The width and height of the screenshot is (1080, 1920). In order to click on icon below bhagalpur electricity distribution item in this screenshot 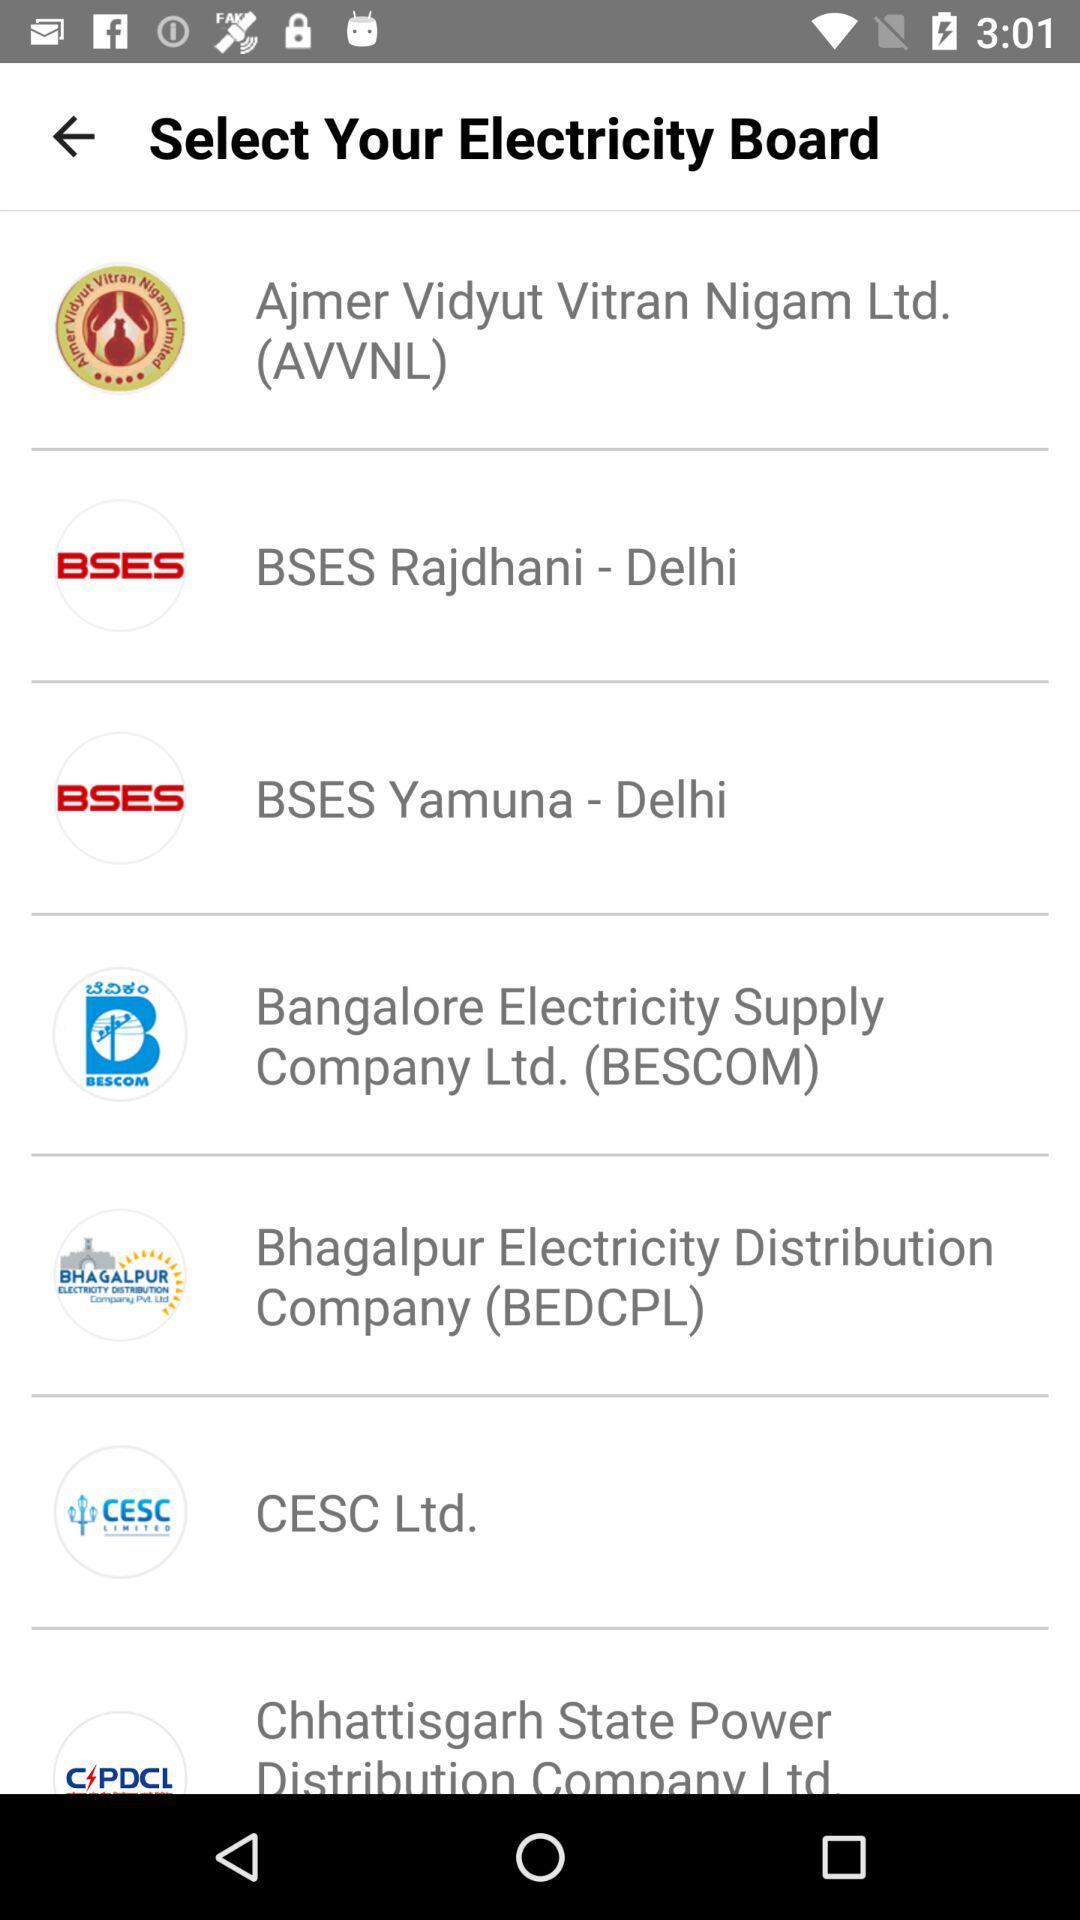, I will do `click(332, 1511)`.